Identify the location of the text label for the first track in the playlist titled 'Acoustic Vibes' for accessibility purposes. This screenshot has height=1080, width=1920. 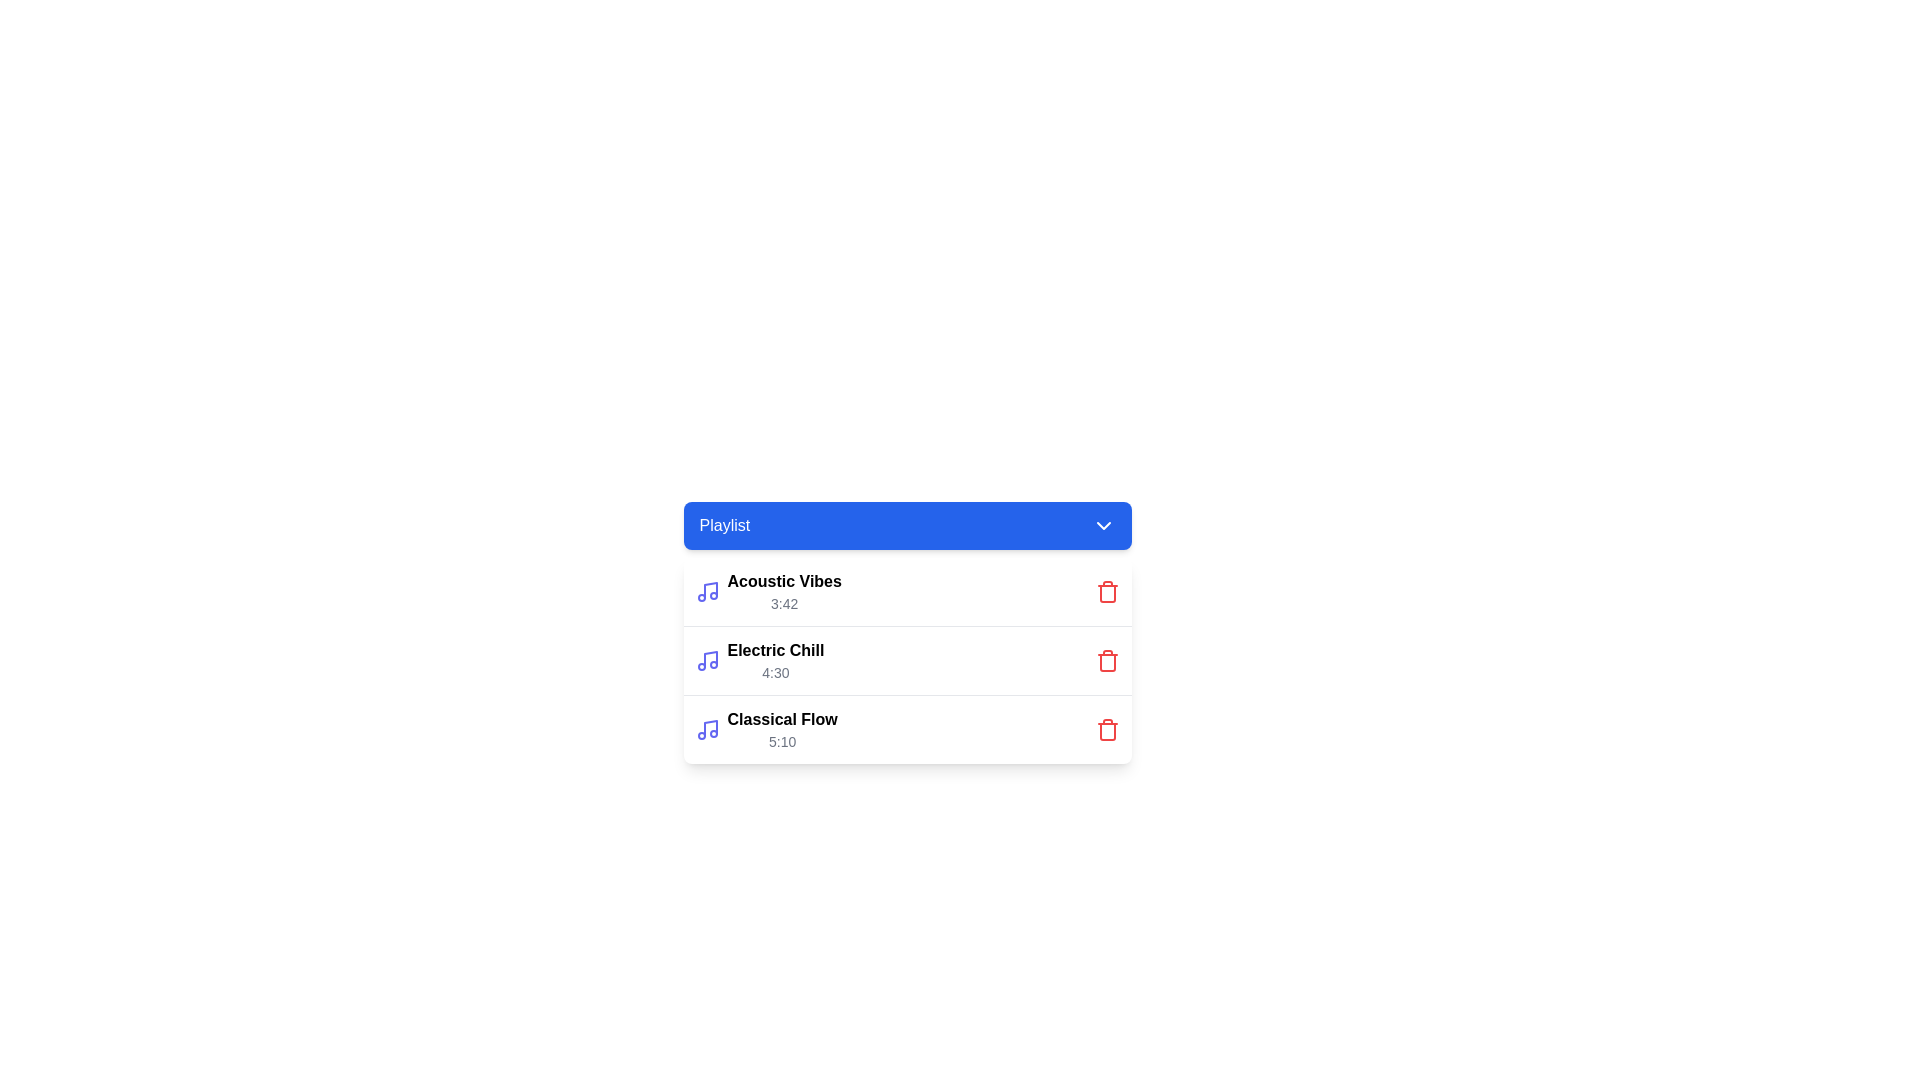
(783, 582).